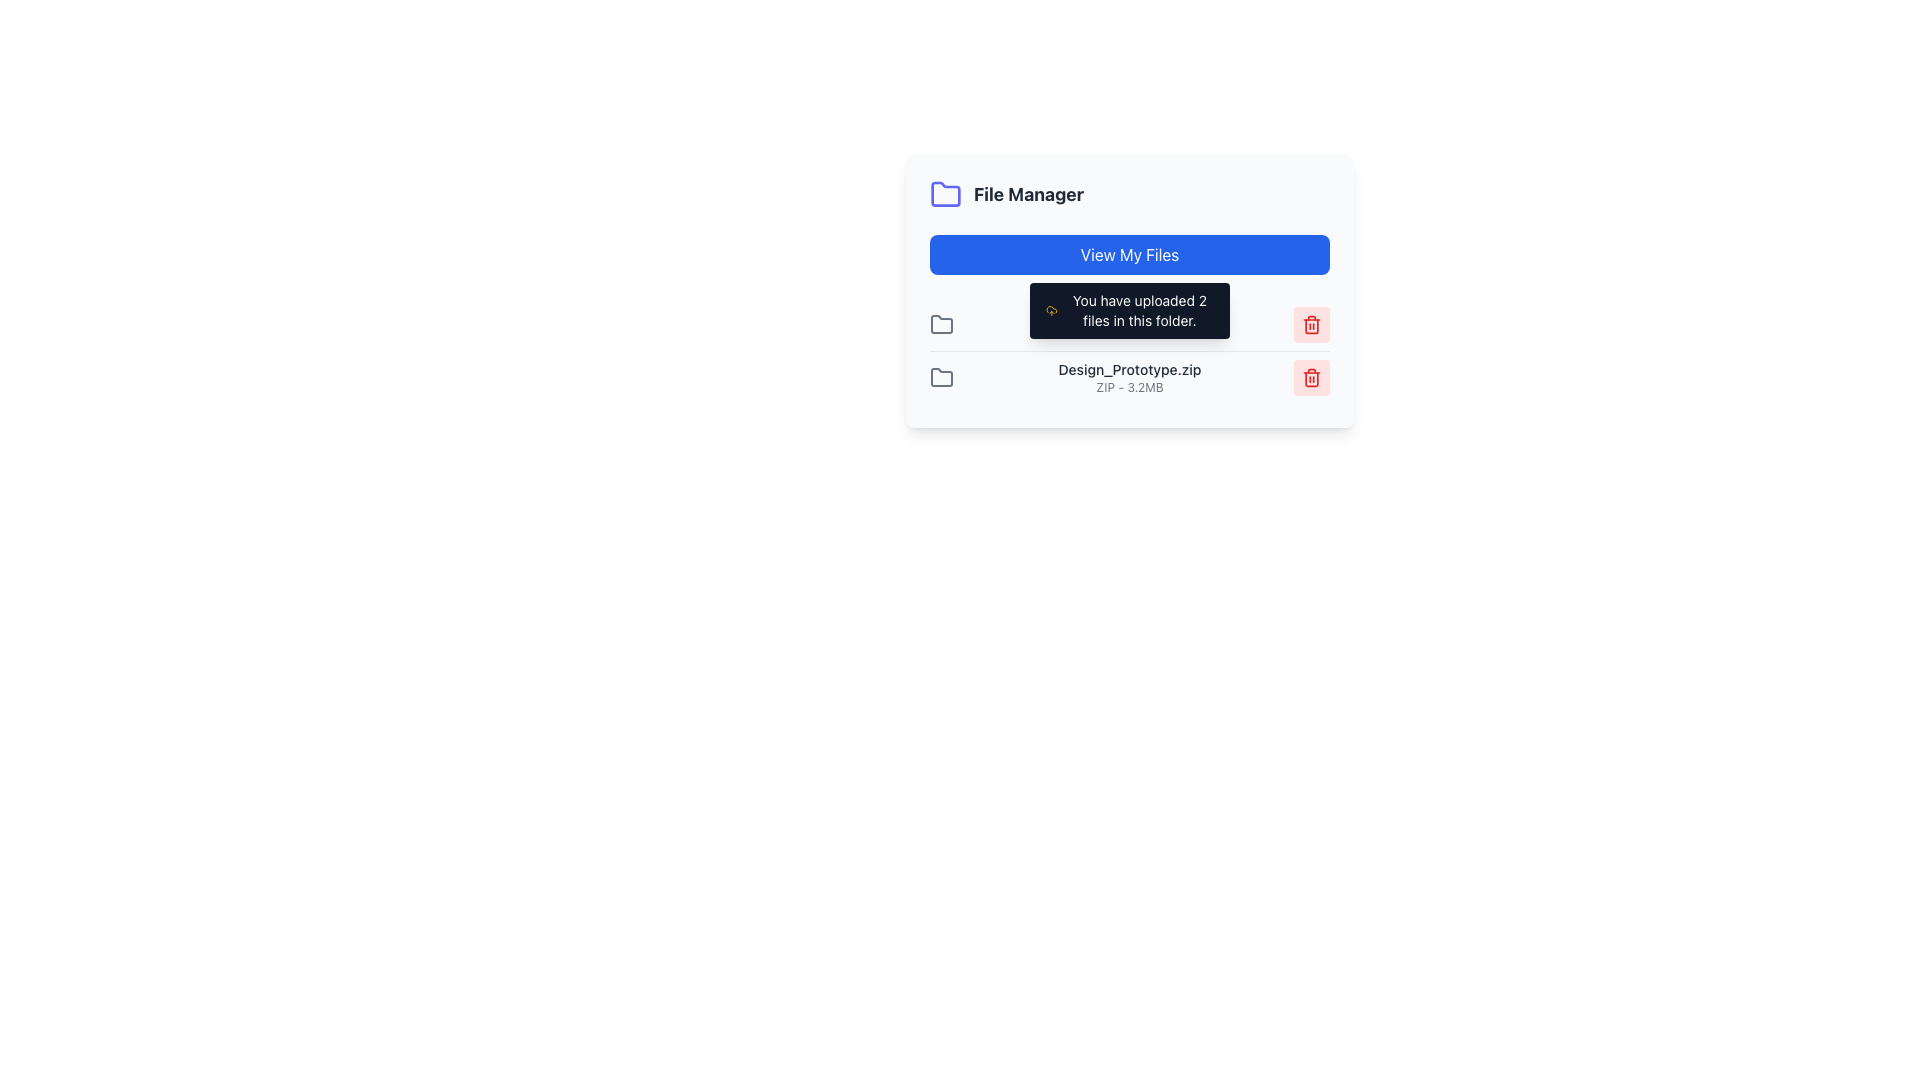  Describe the element at coordinates (1129, 311) in the screenshot. I see `the Status Tooltip that displays the number of files recently uploaded, positioned beneath the 'View My Files' button` at that location.